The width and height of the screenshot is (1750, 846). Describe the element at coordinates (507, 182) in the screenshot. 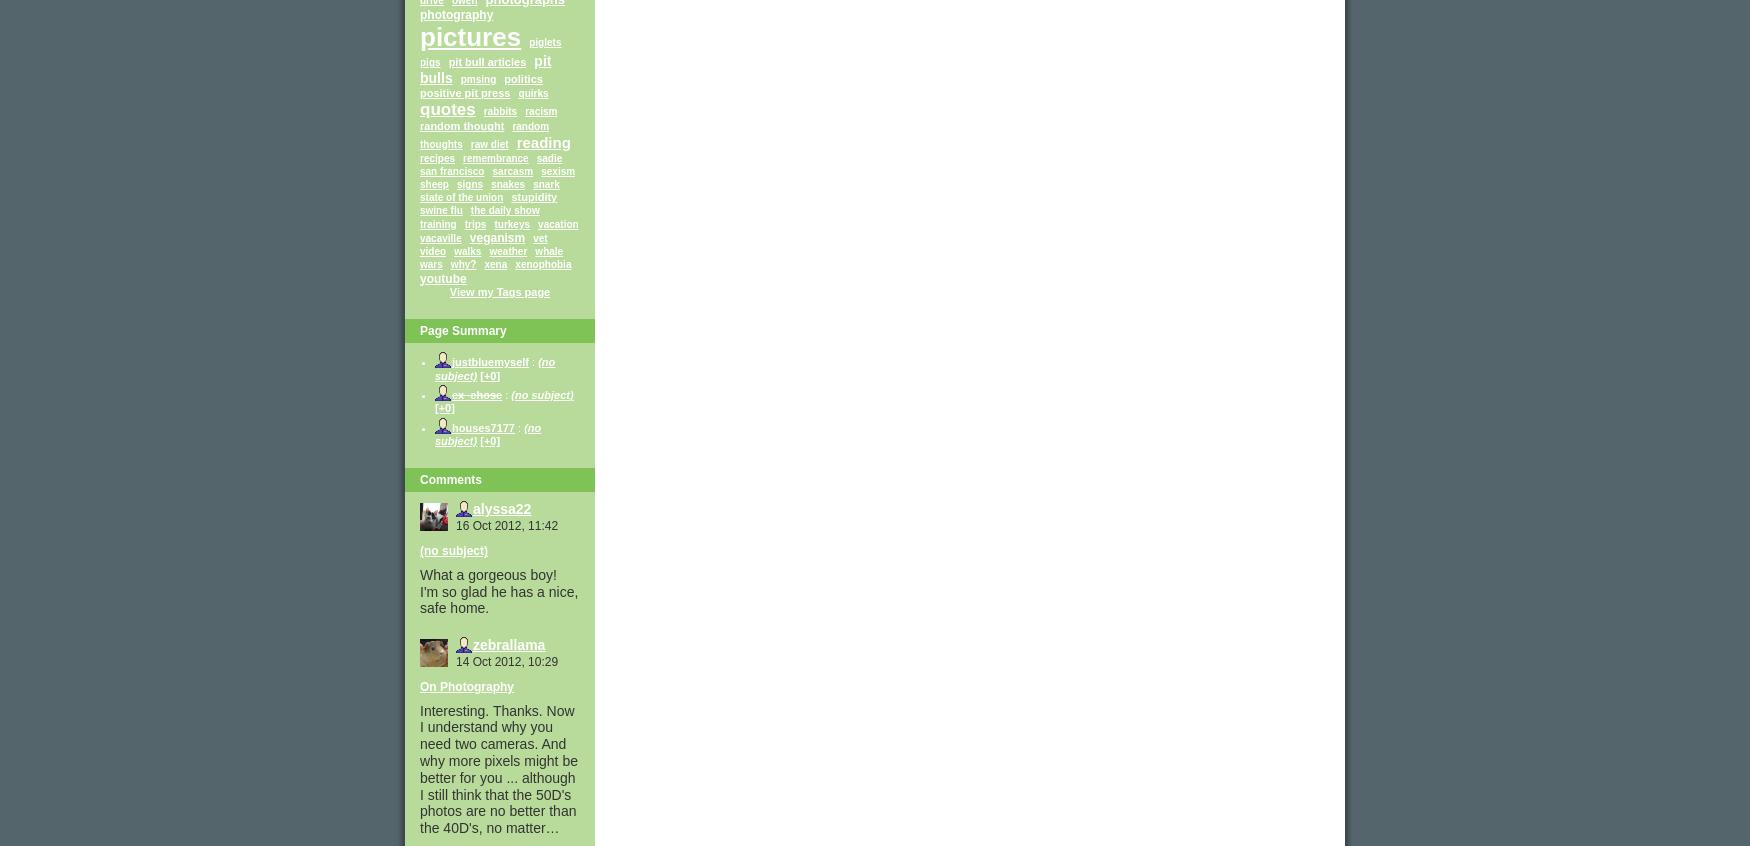

I see `'snakes'` at that location.